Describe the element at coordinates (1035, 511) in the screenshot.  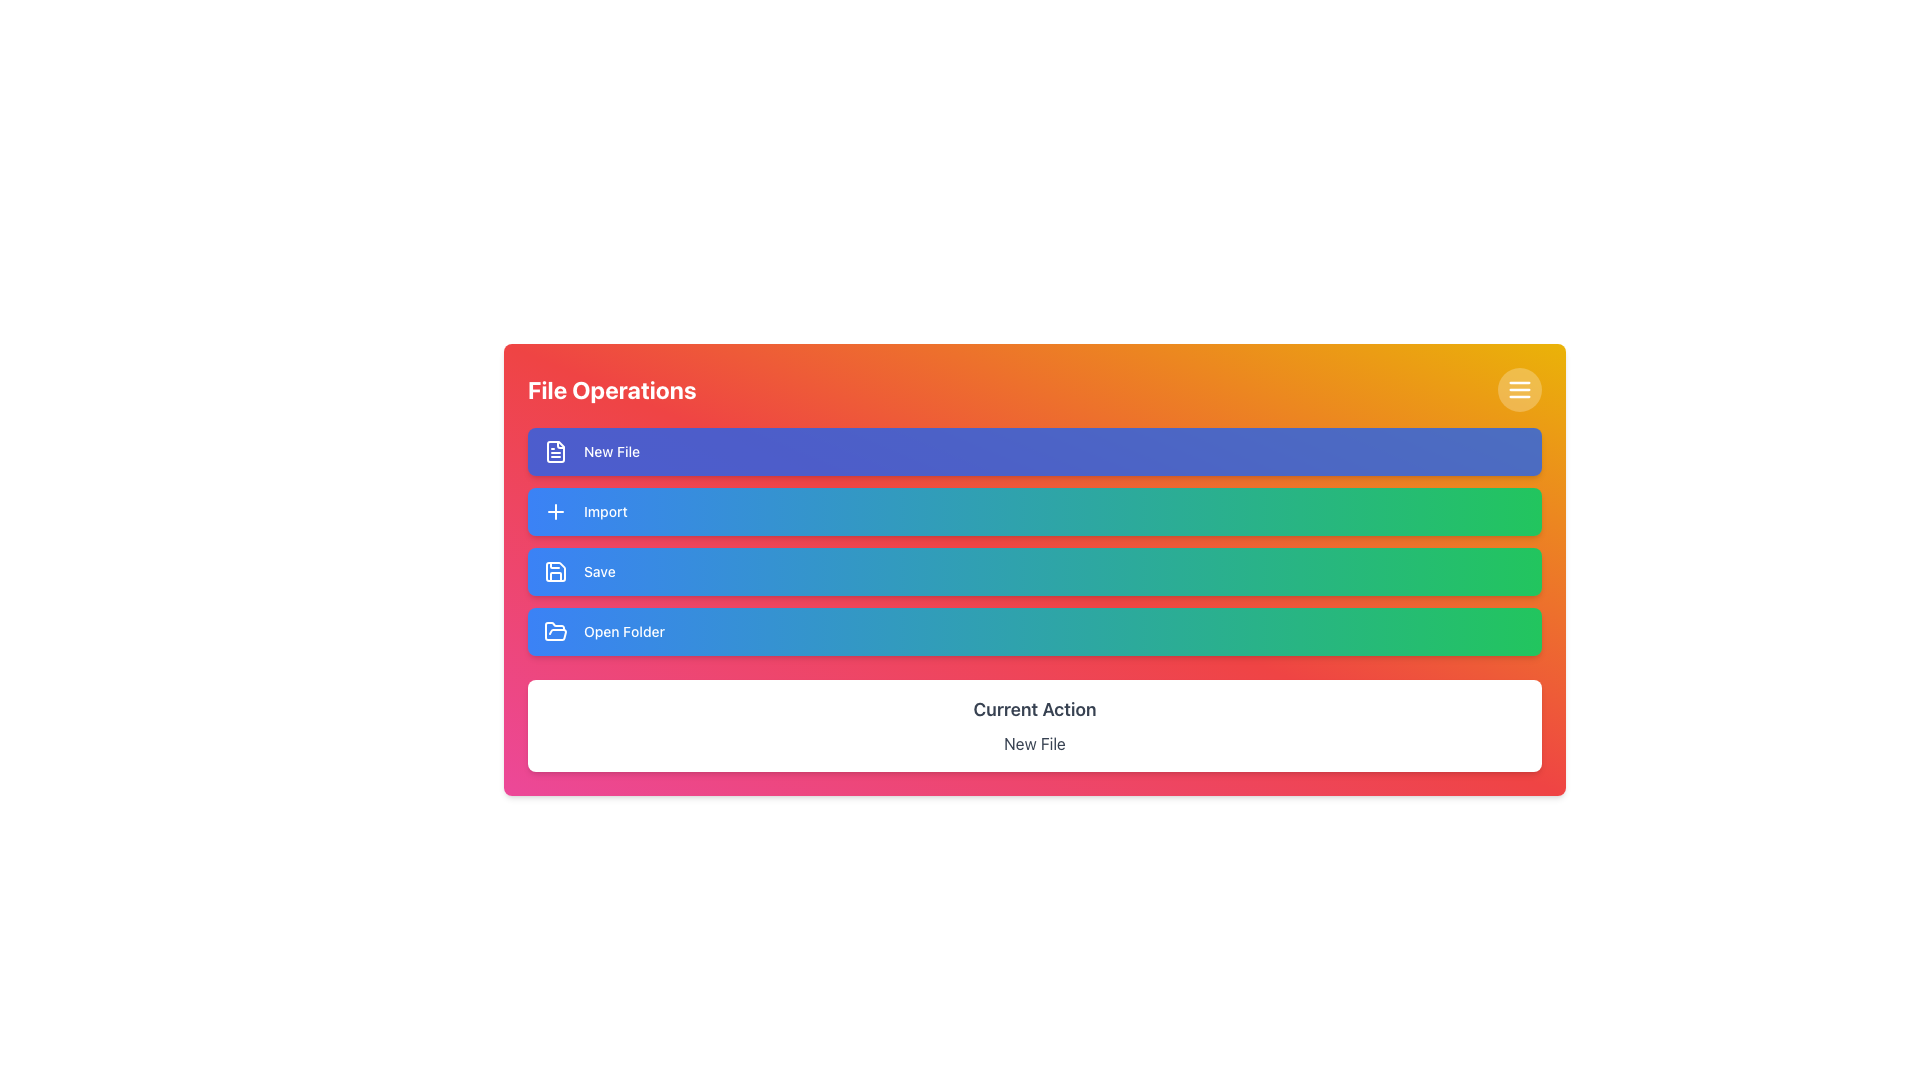
I see `the 'Import' button, which is the second button in the 'File Operations' section, to observe any hover effects` at that location.